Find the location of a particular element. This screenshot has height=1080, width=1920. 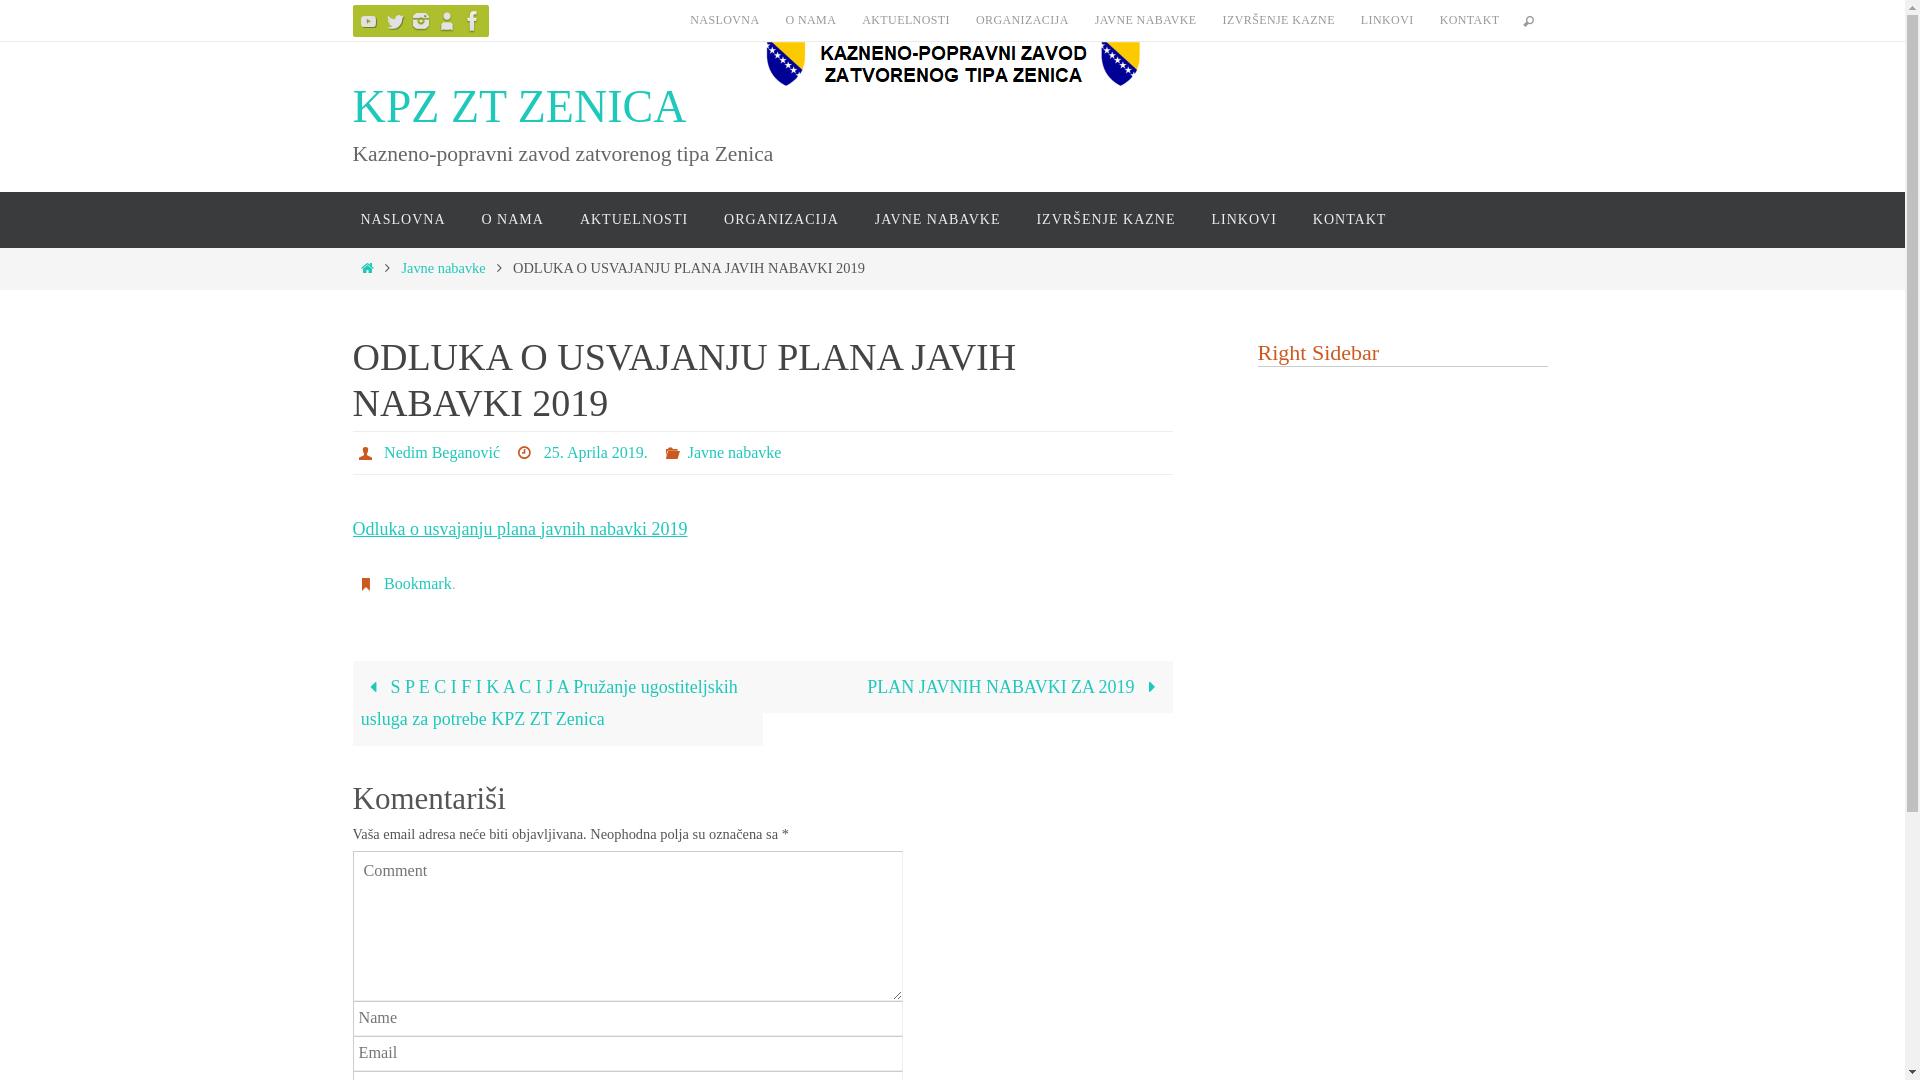

'AKTUELNOSTI' is located at coordinates (632, 219).